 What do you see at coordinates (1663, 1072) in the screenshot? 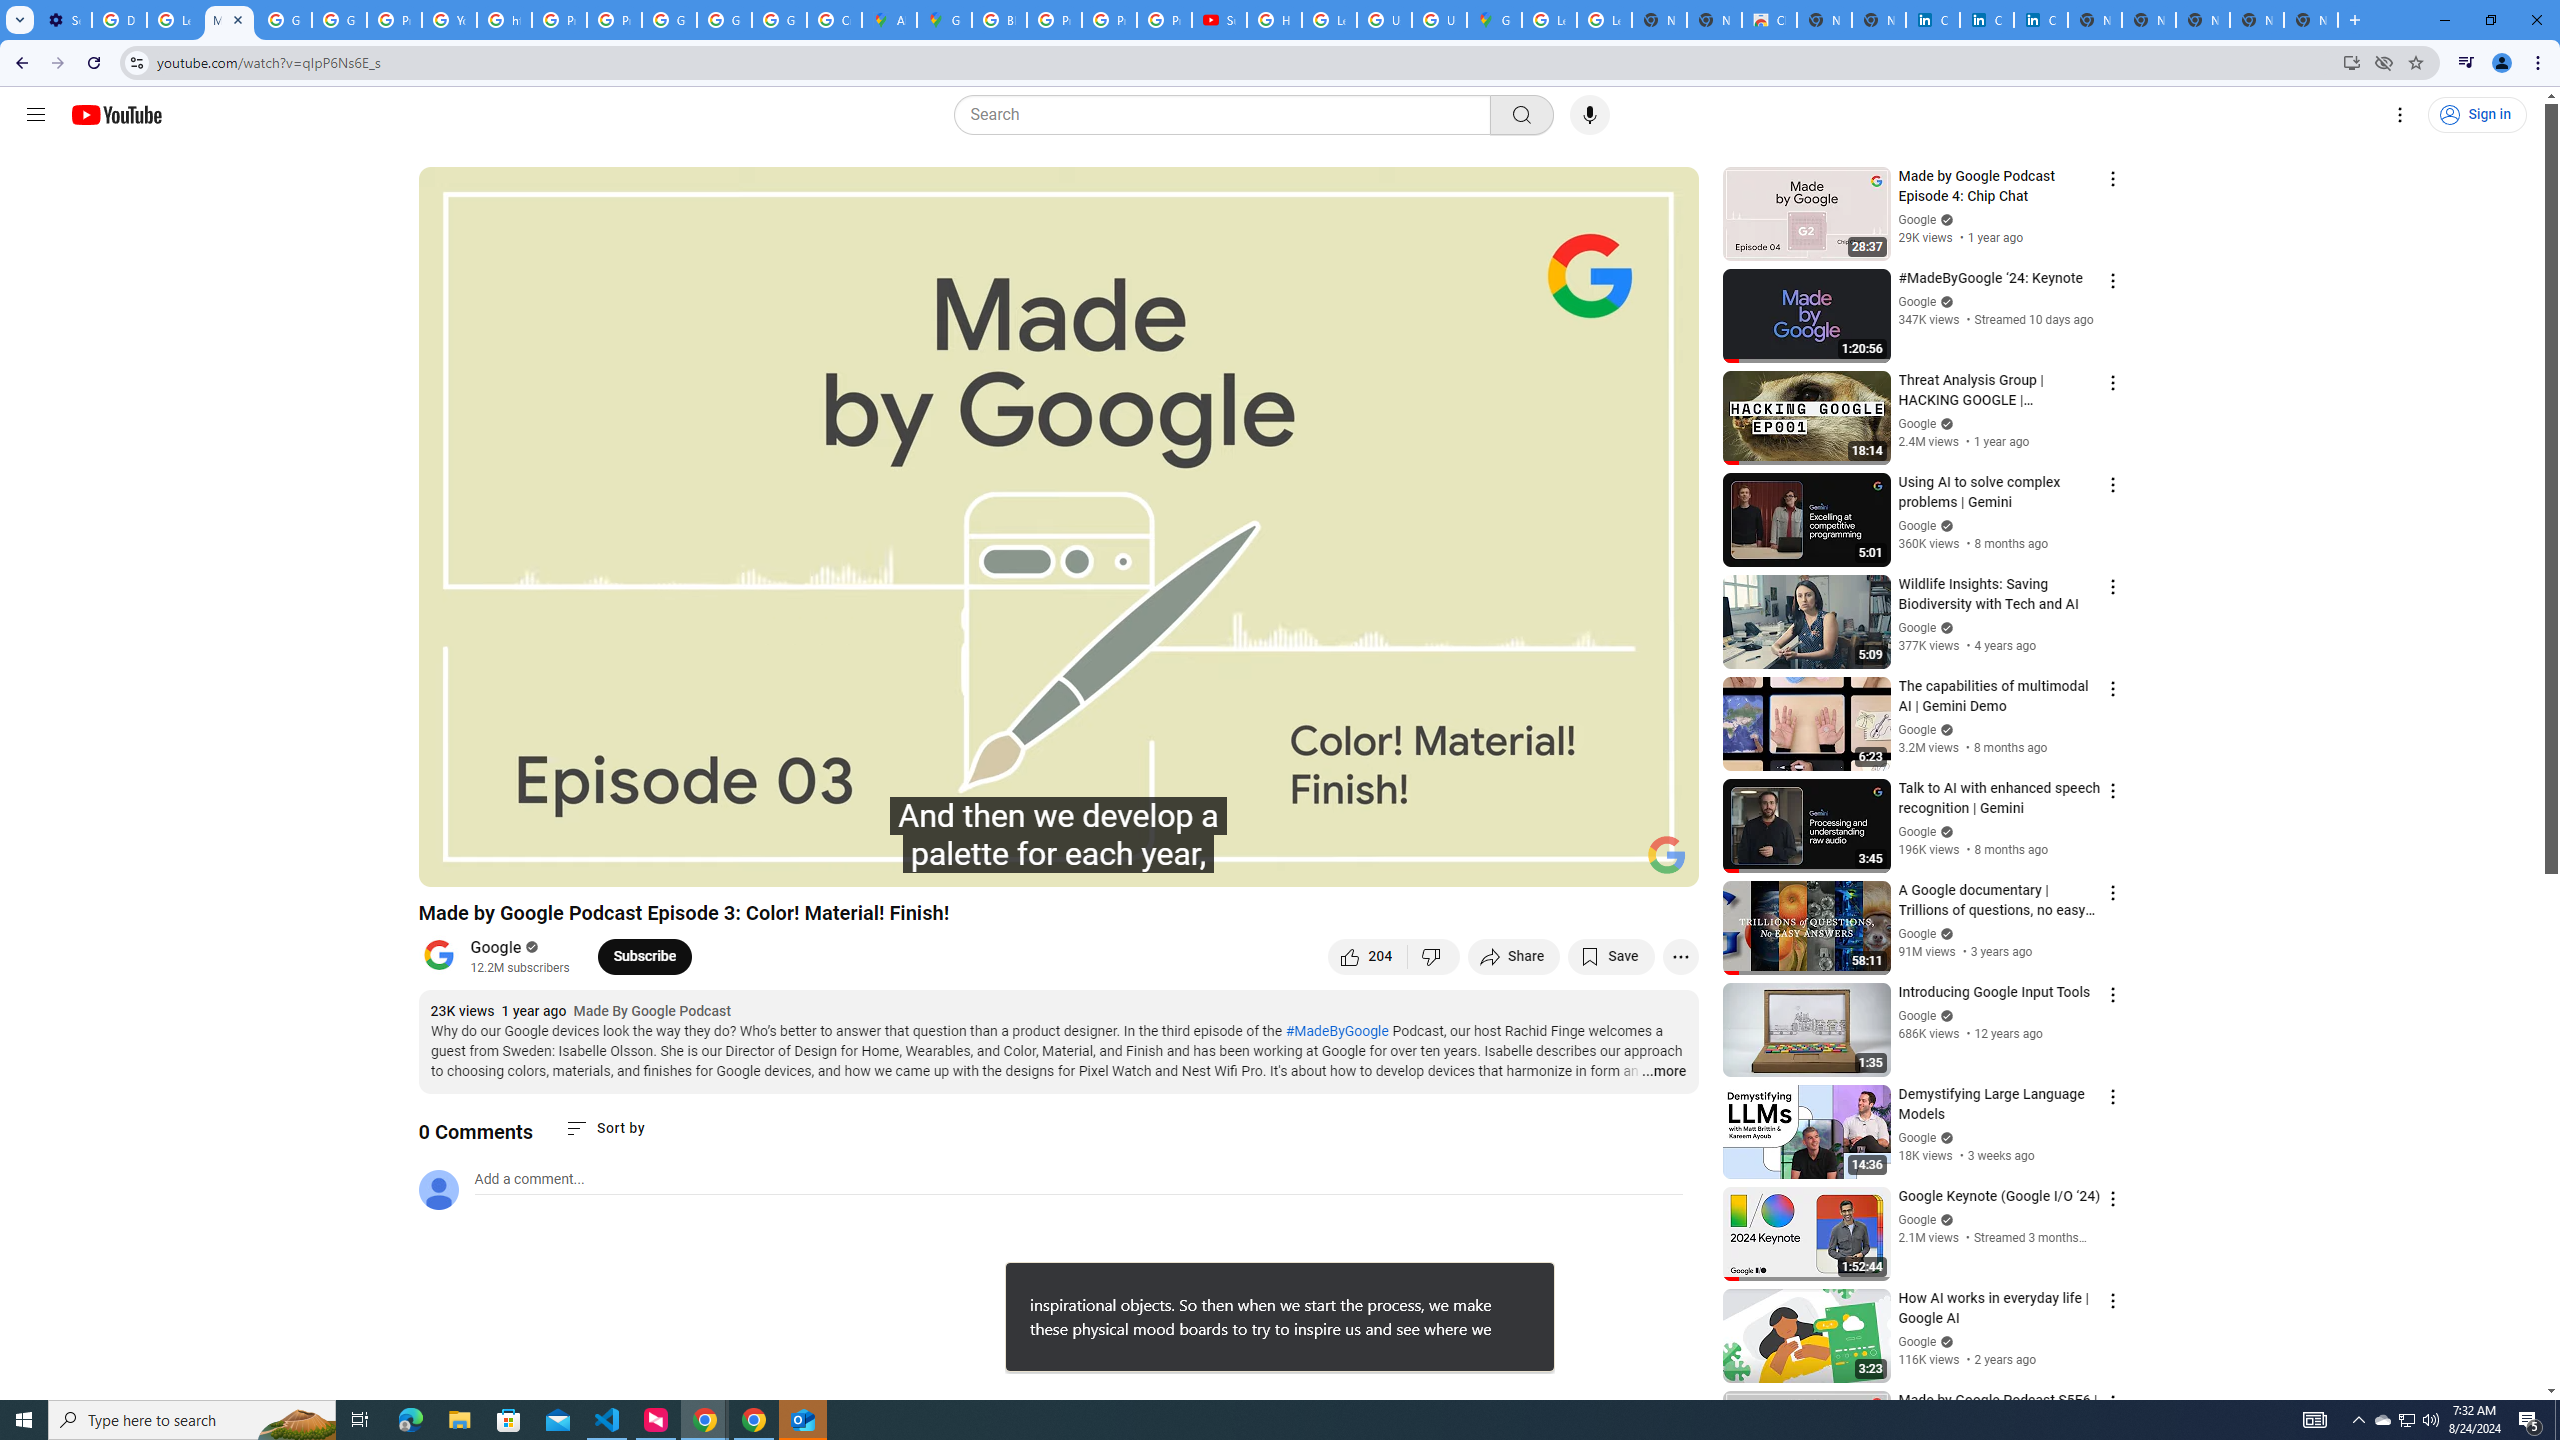
I see `'...more'` at bounding box center [1663, 1072].